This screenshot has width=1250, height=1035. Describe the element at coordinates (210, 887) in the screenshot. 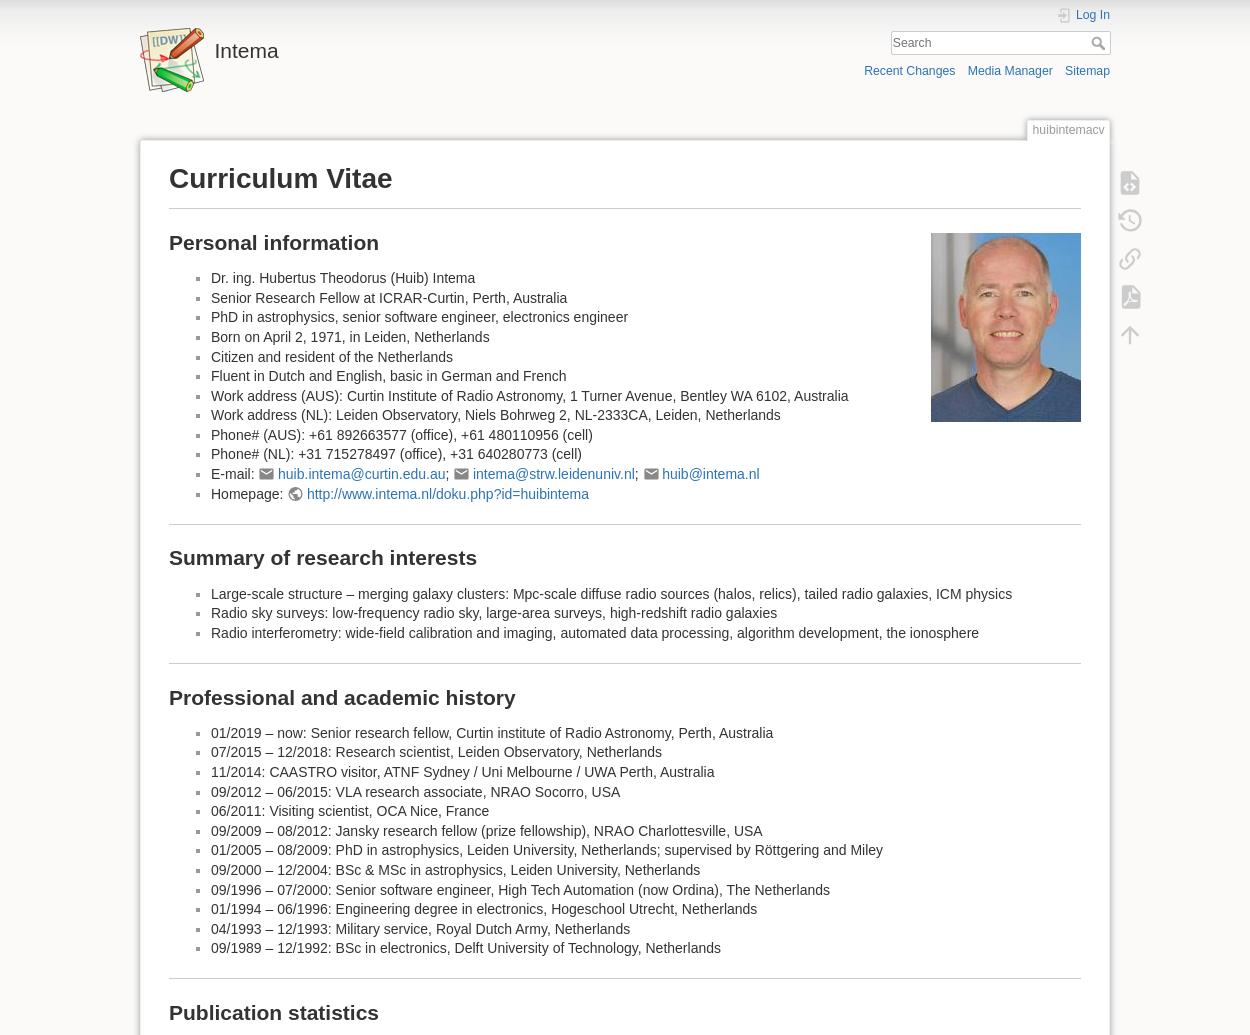

I see `'09/1996 – 07/2000: Senior software engineer, High Tech Automation (now Ordina), The Netherlands'` at that location.